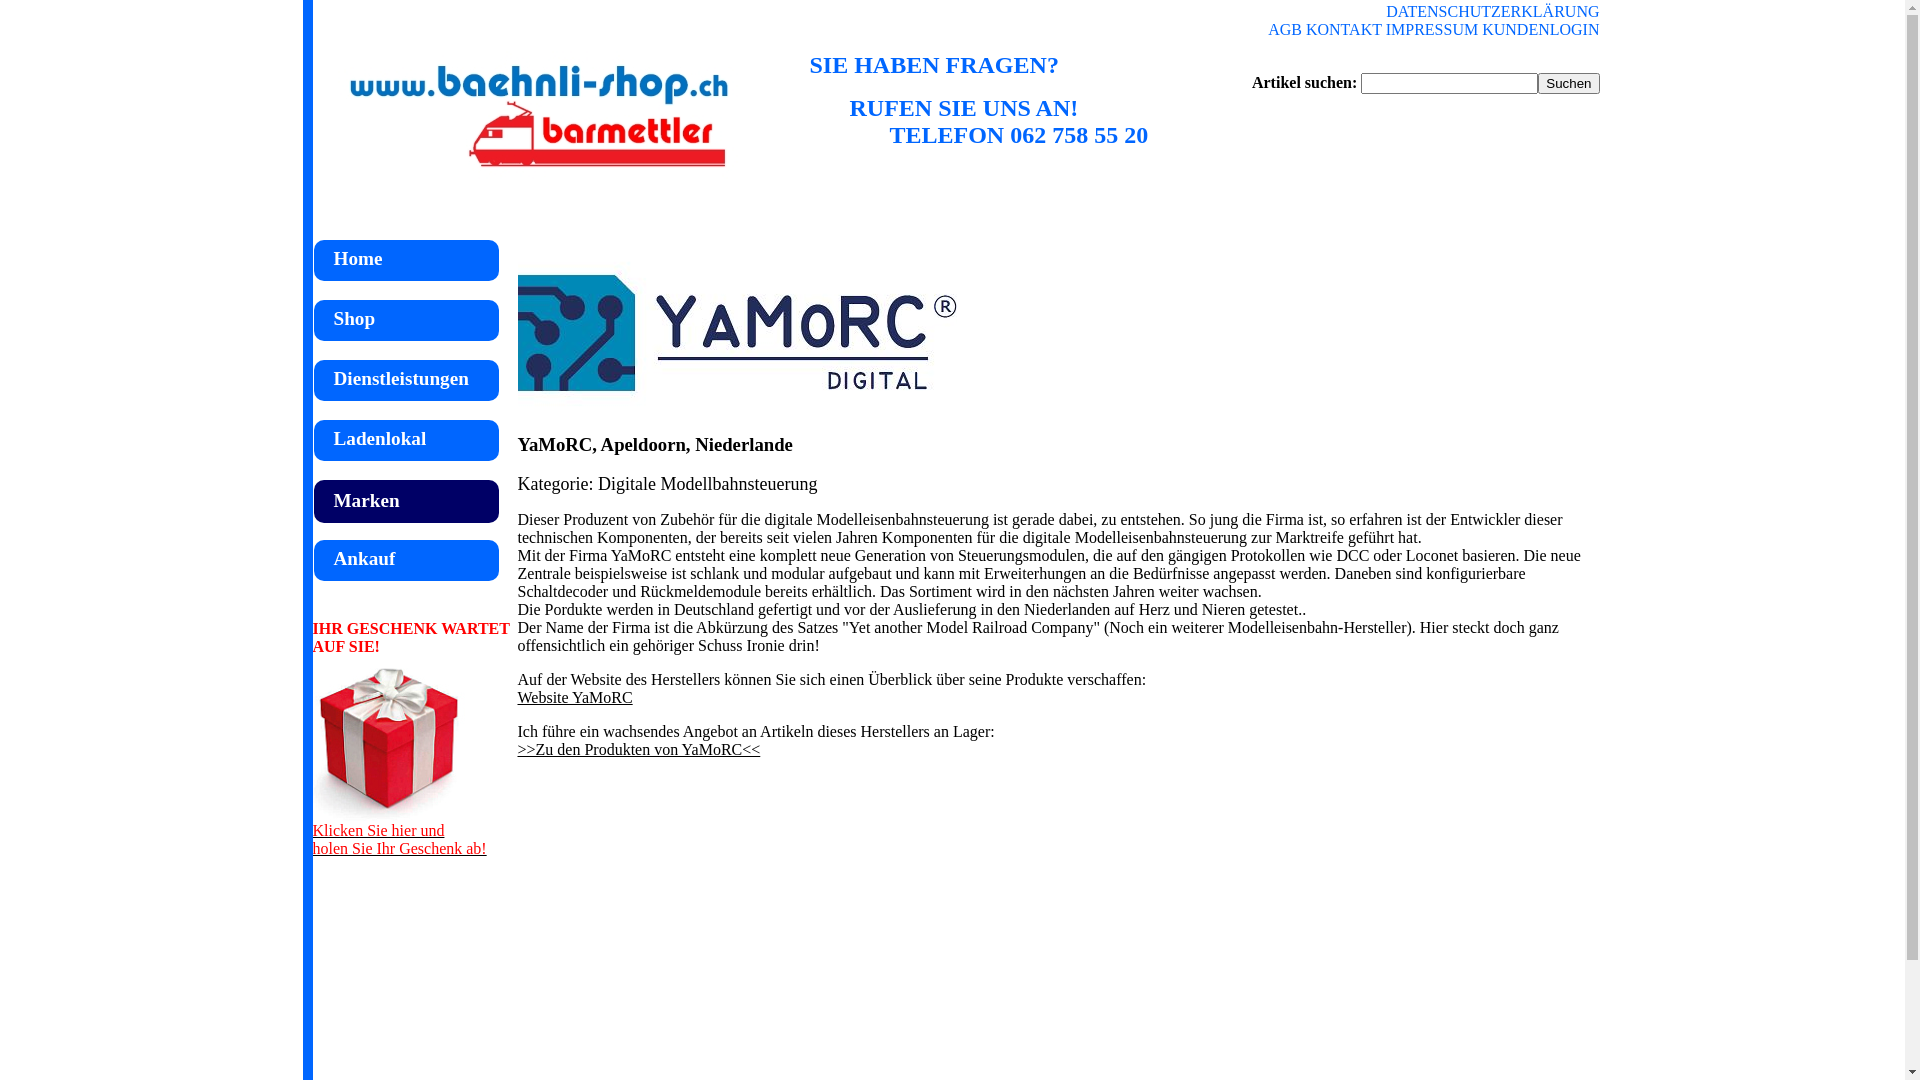  What do you see at coordinates (638, 749) in the screenshot?
I see `'>>Zu den Produkten von YaMoRC<<'` at bounding box center [638, 749].